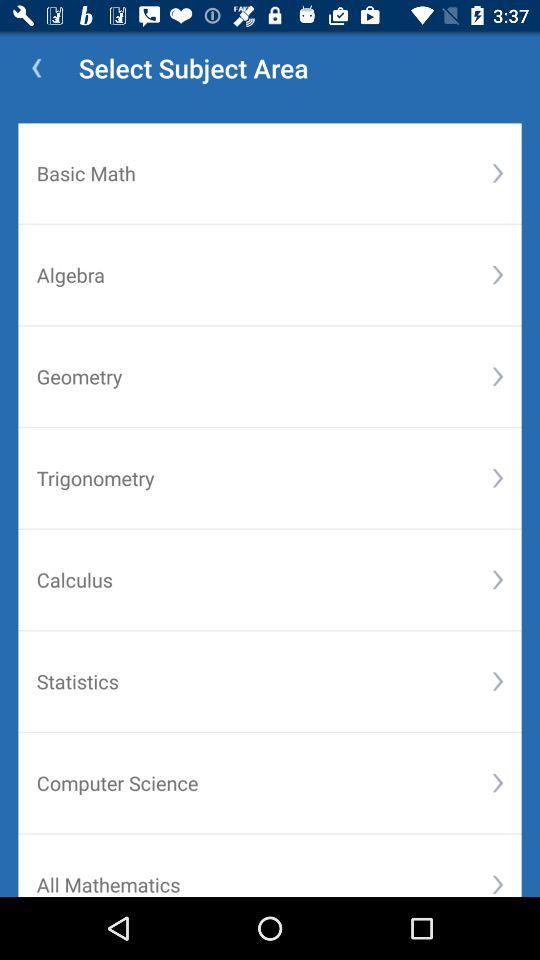 The width and height of the screenshot is (540, 960). I want to click on the button right to the text trigonometry, so click(496, 478).